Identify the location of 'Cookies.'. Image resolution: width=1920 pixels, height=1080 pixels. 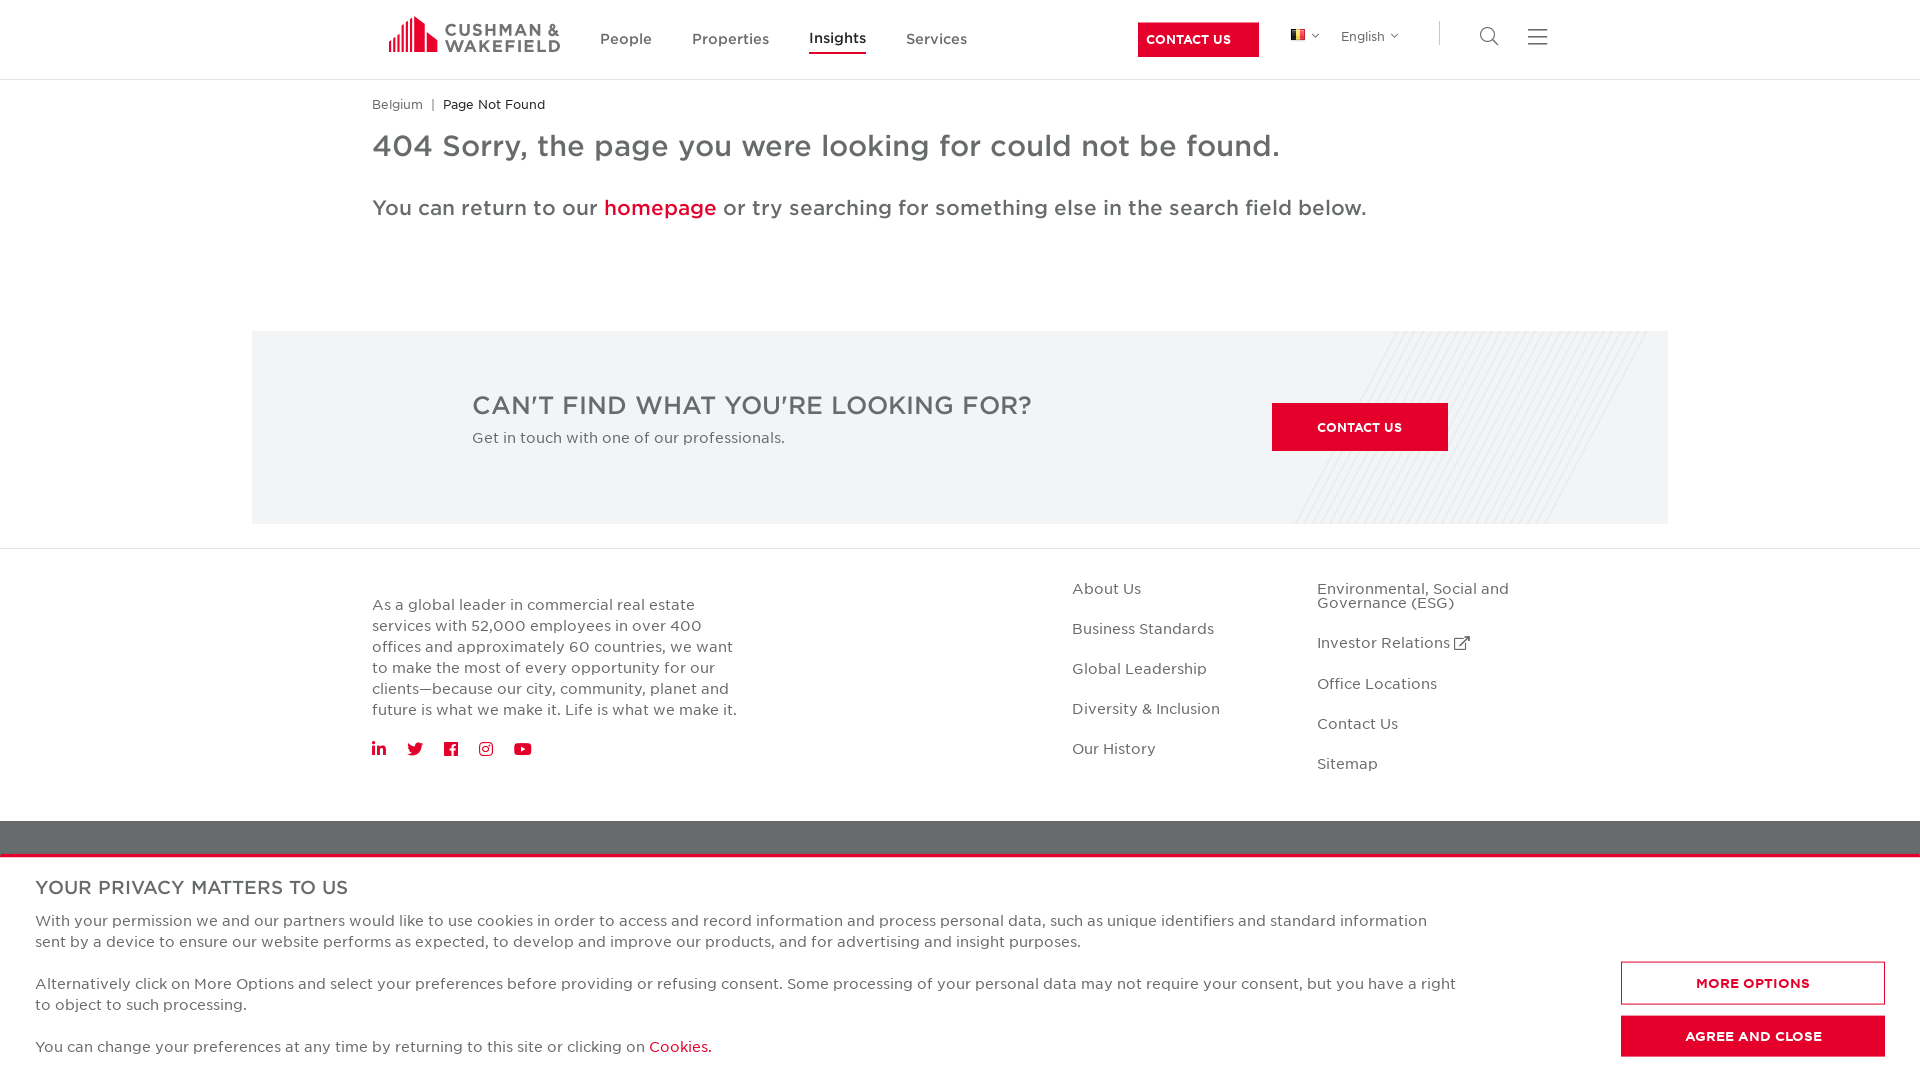
(648, 1044).